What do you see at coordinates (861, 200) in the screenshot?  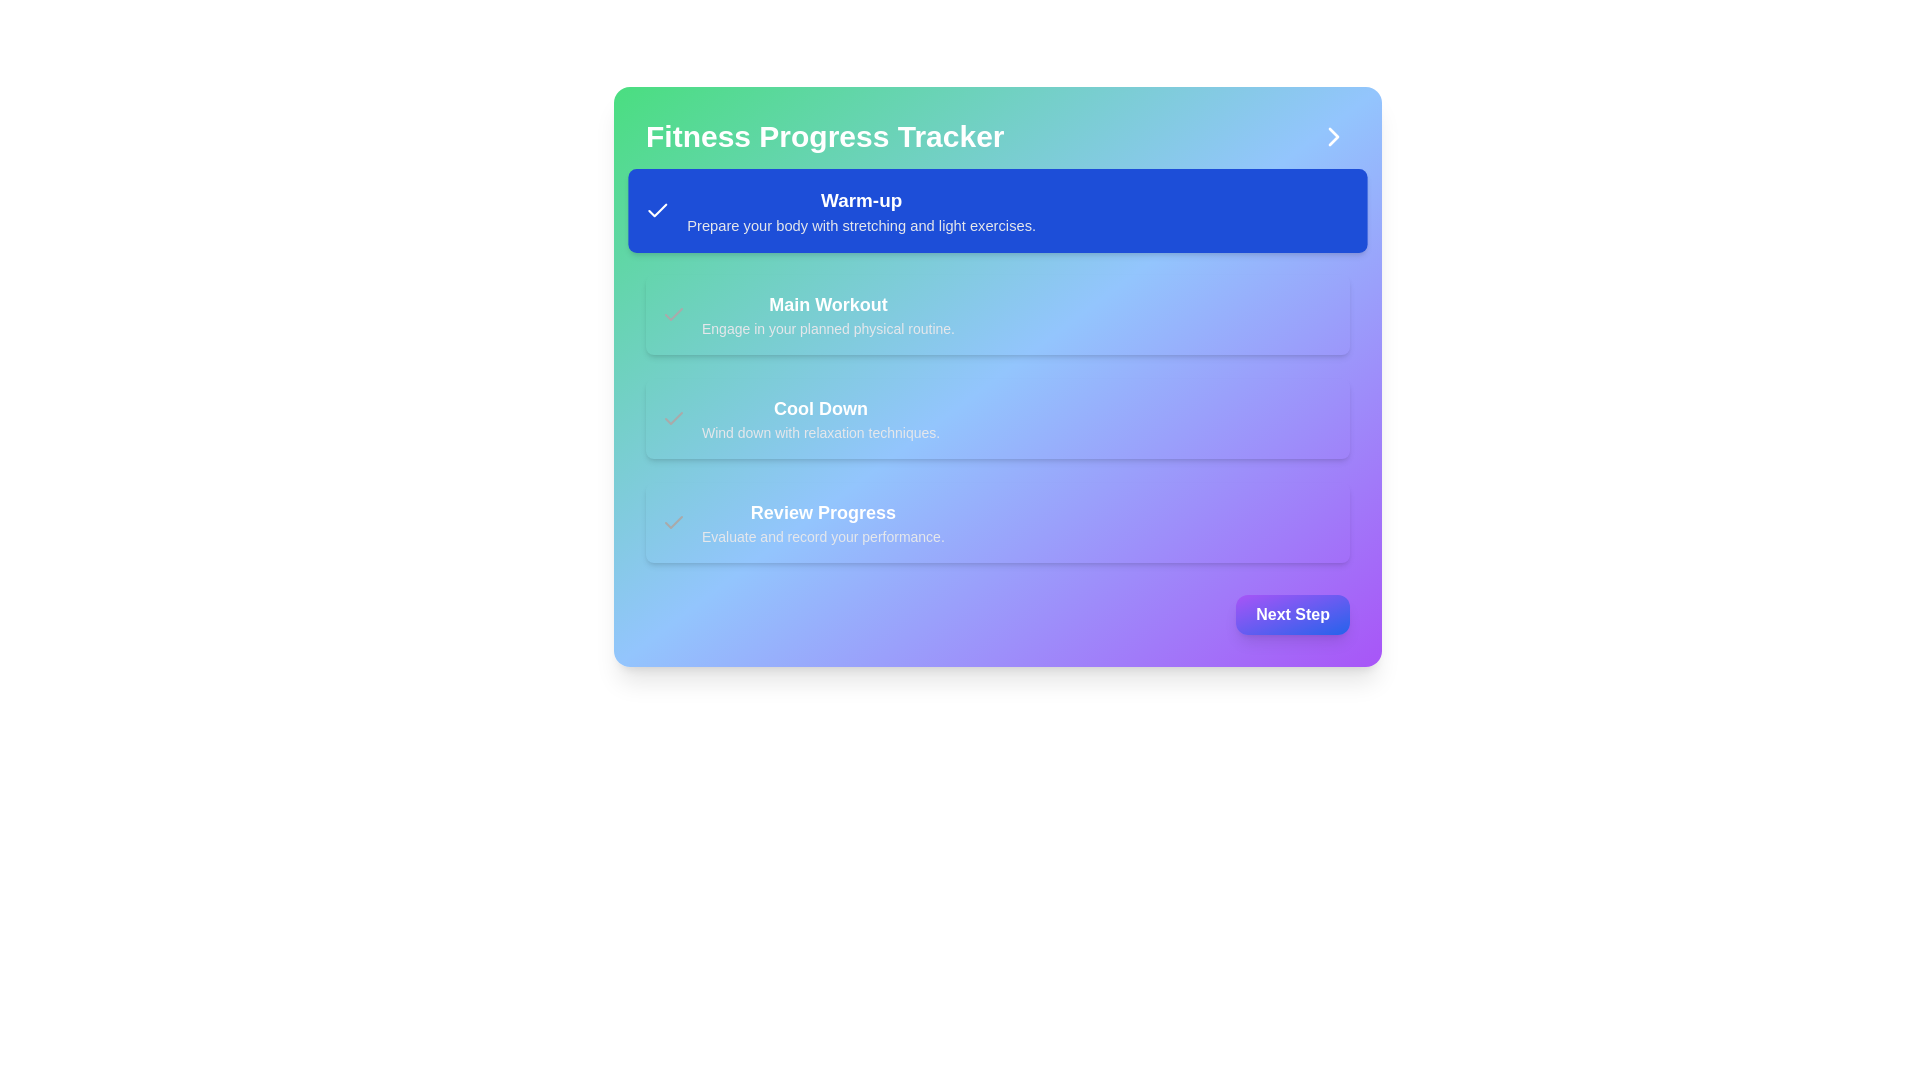 I see `bold text label displaying 'Warm-up' which is styled in white against a blue background, located at the top of the first option in a vertically stacked list` at bounding box center [861, 200].